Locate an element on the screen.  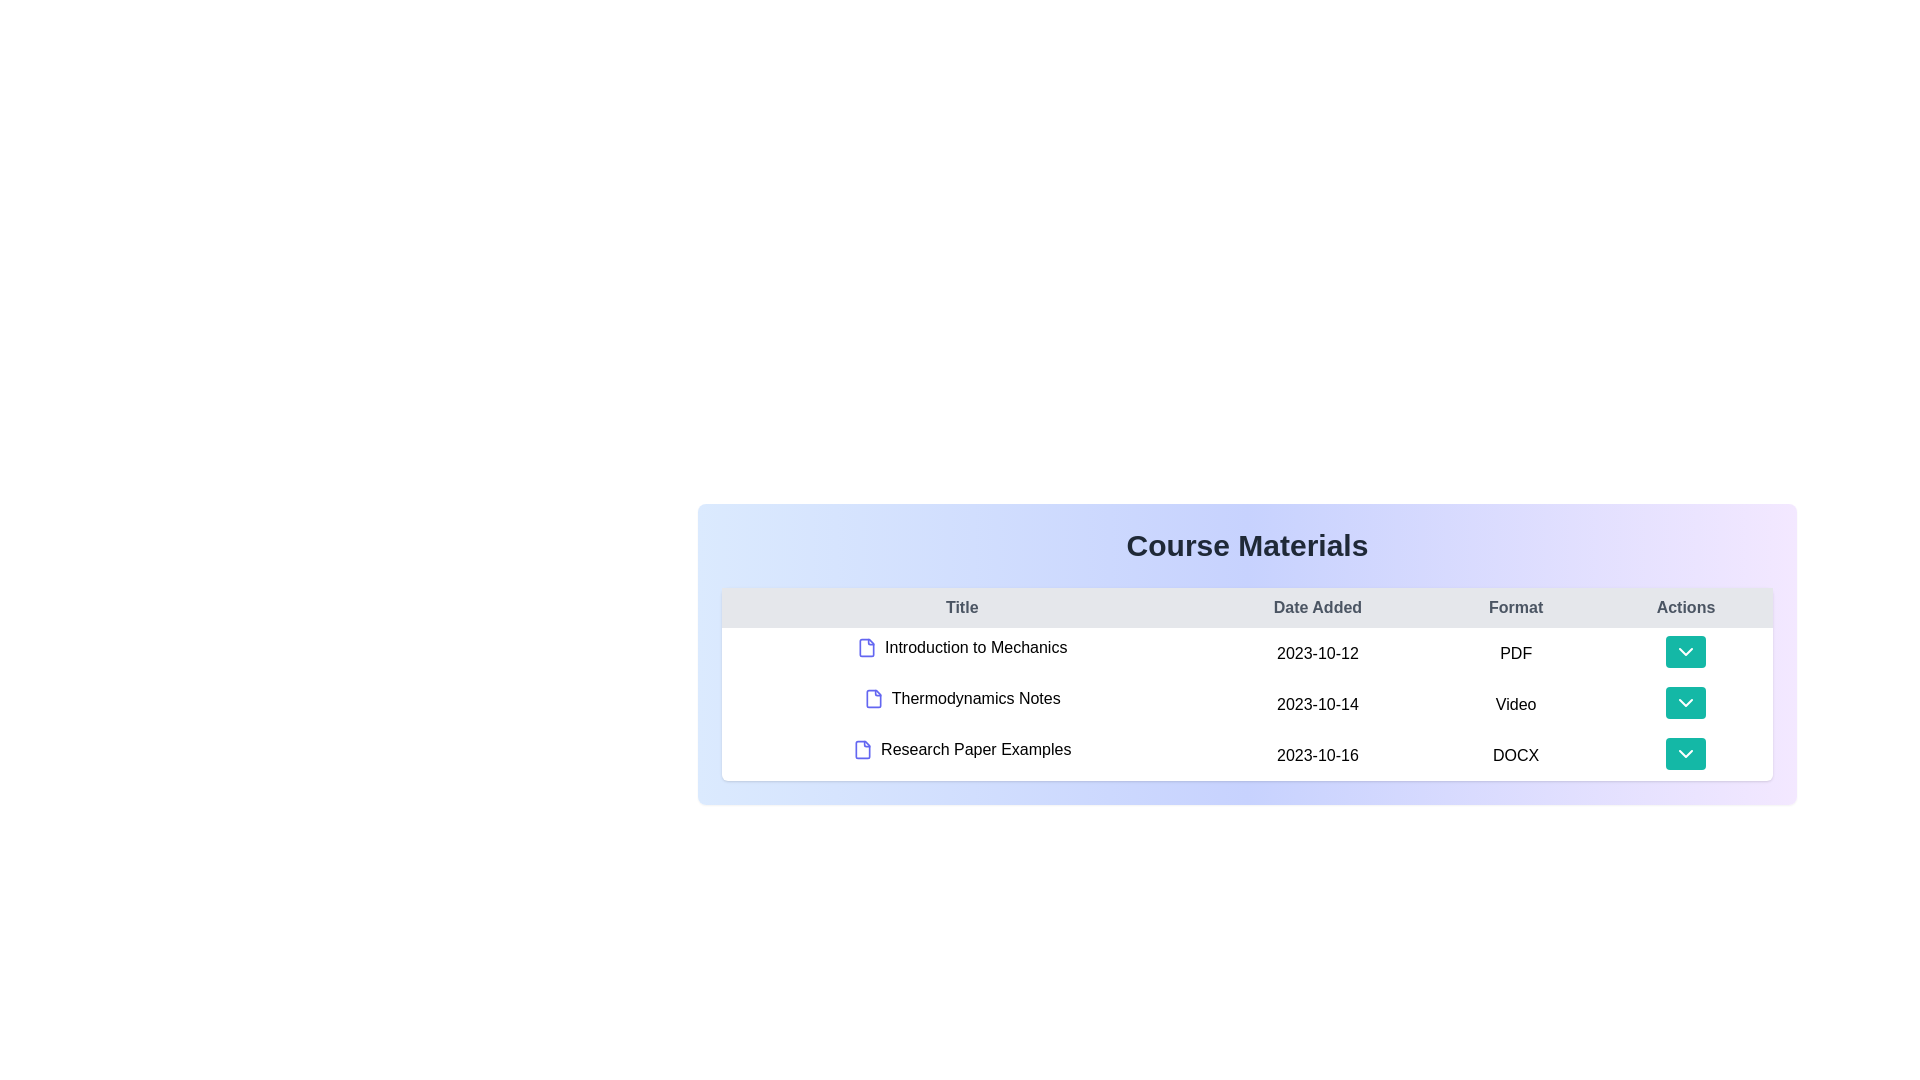
keyboard navigation is located at coordinates (1684, 753).